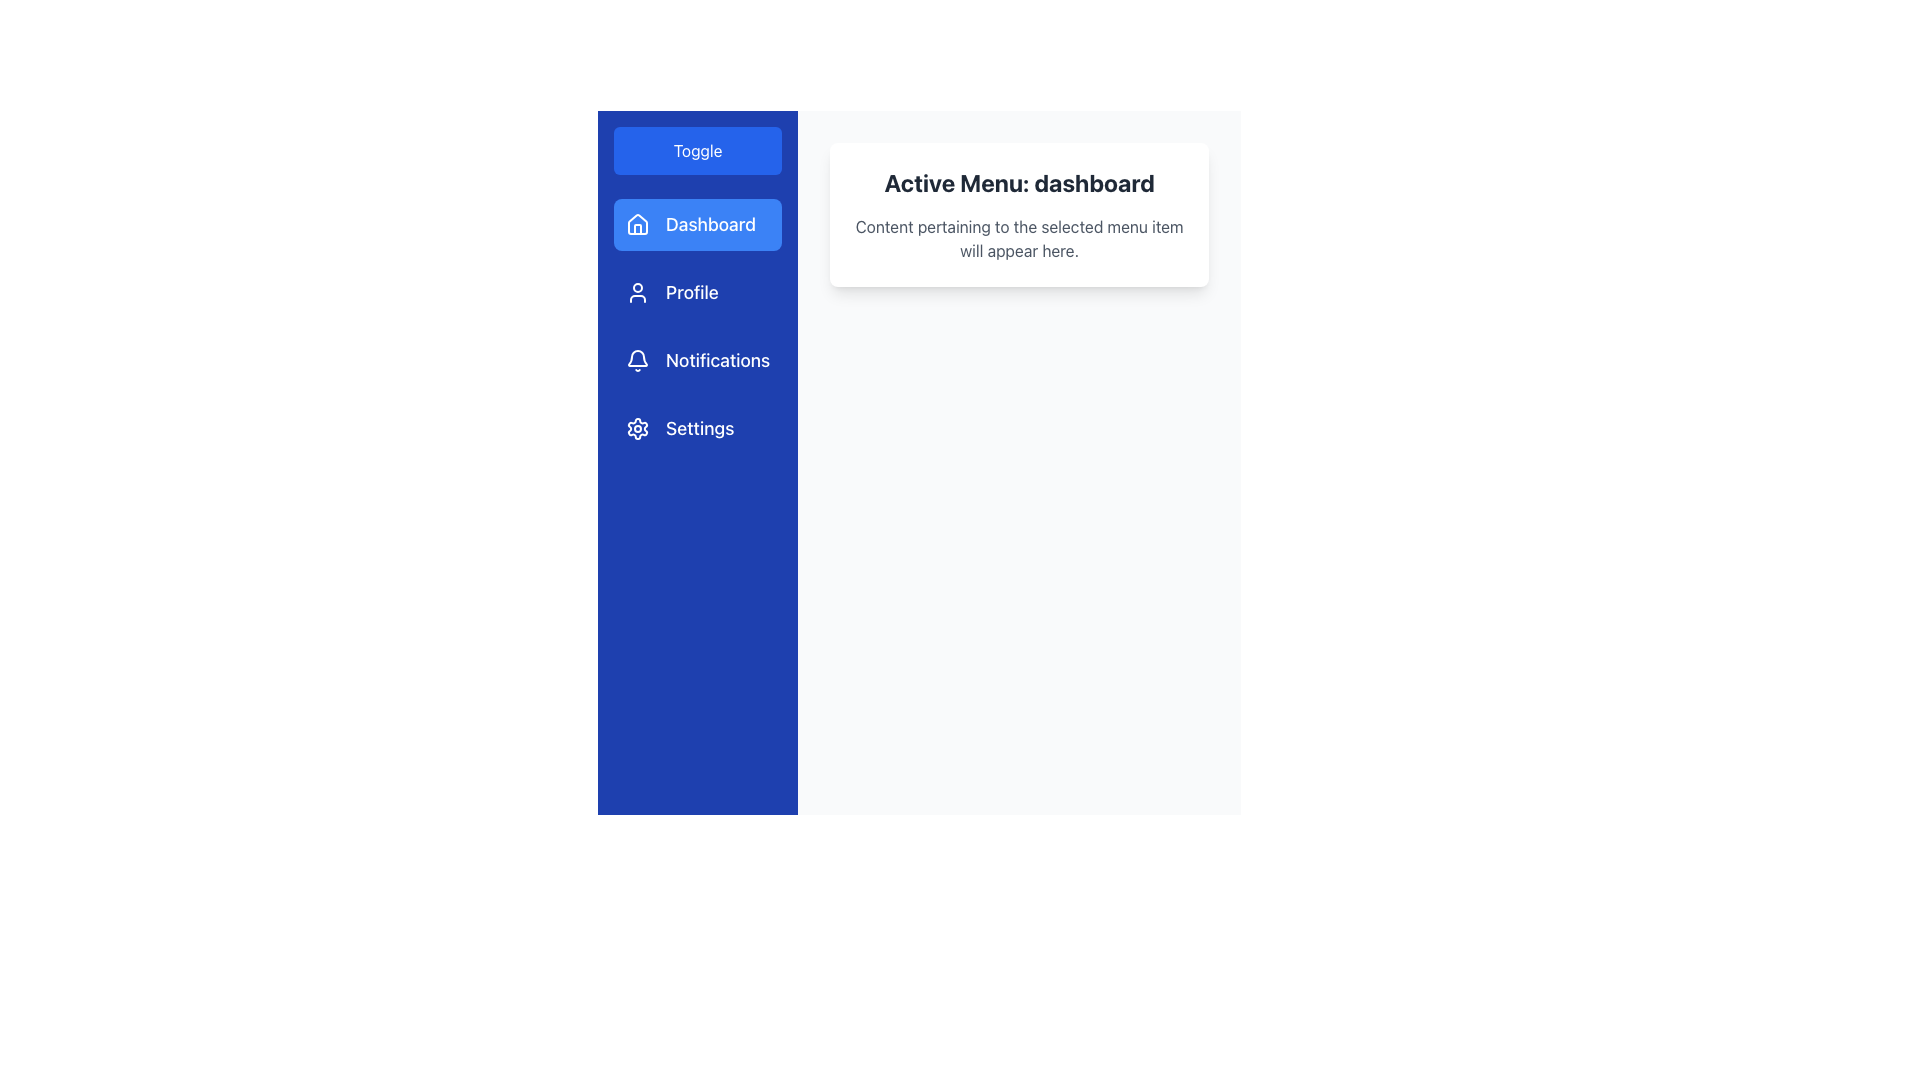  I want to click on the fourth button in the vertically arranged sidebar menu, so click(698, 427).